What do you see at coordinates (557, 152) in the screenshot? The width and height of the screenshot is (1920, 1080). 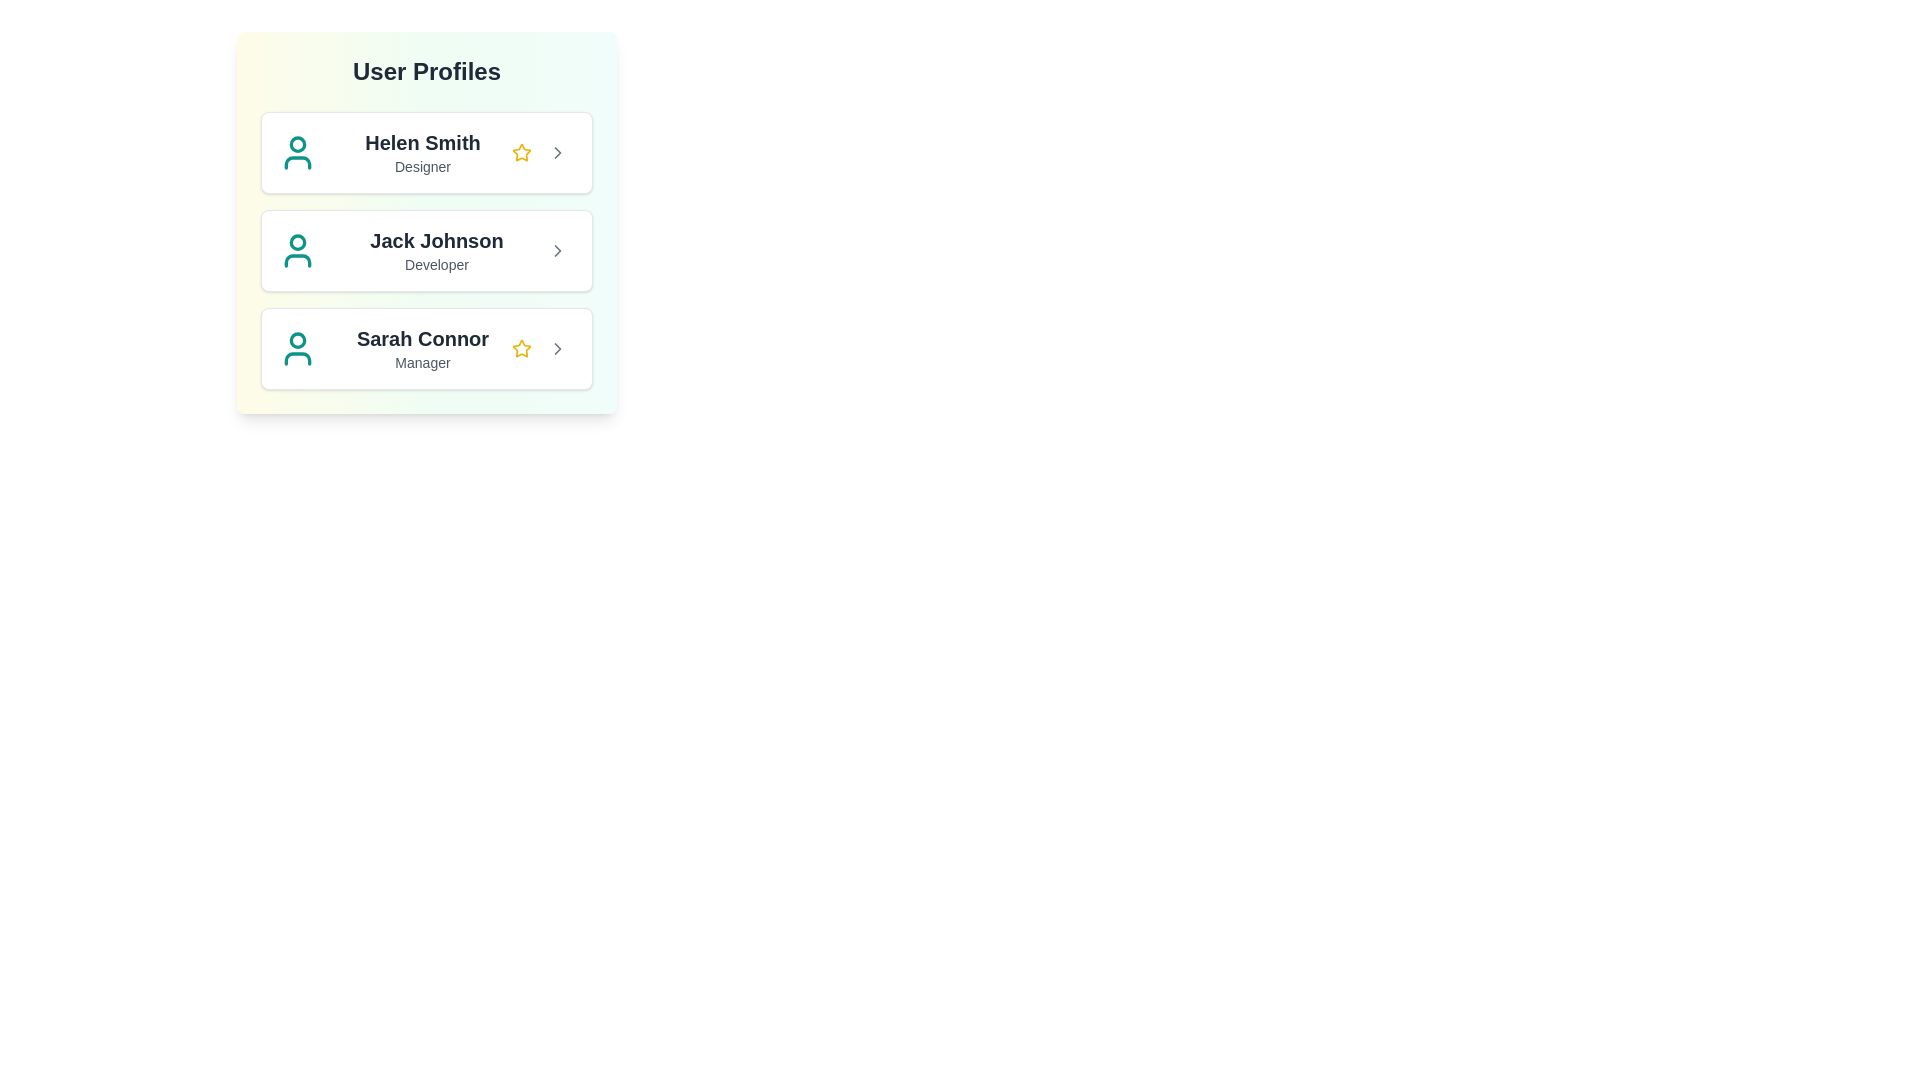 I see `the arrow button of the profile corresponding to Helen Smith` at bounding box center [557, 152].